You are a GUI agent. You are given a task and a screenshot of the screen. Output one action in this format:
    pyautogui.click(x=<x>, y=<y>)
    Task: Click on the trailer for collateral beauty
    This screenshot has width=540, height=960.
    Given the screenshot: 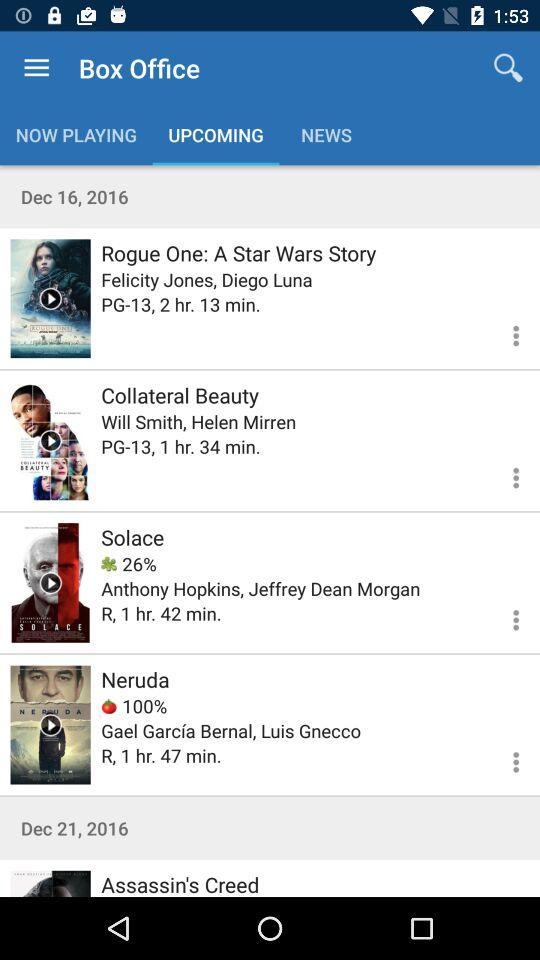 What is the action you would take?
    pyautogui.click(x=50, y=440)
    